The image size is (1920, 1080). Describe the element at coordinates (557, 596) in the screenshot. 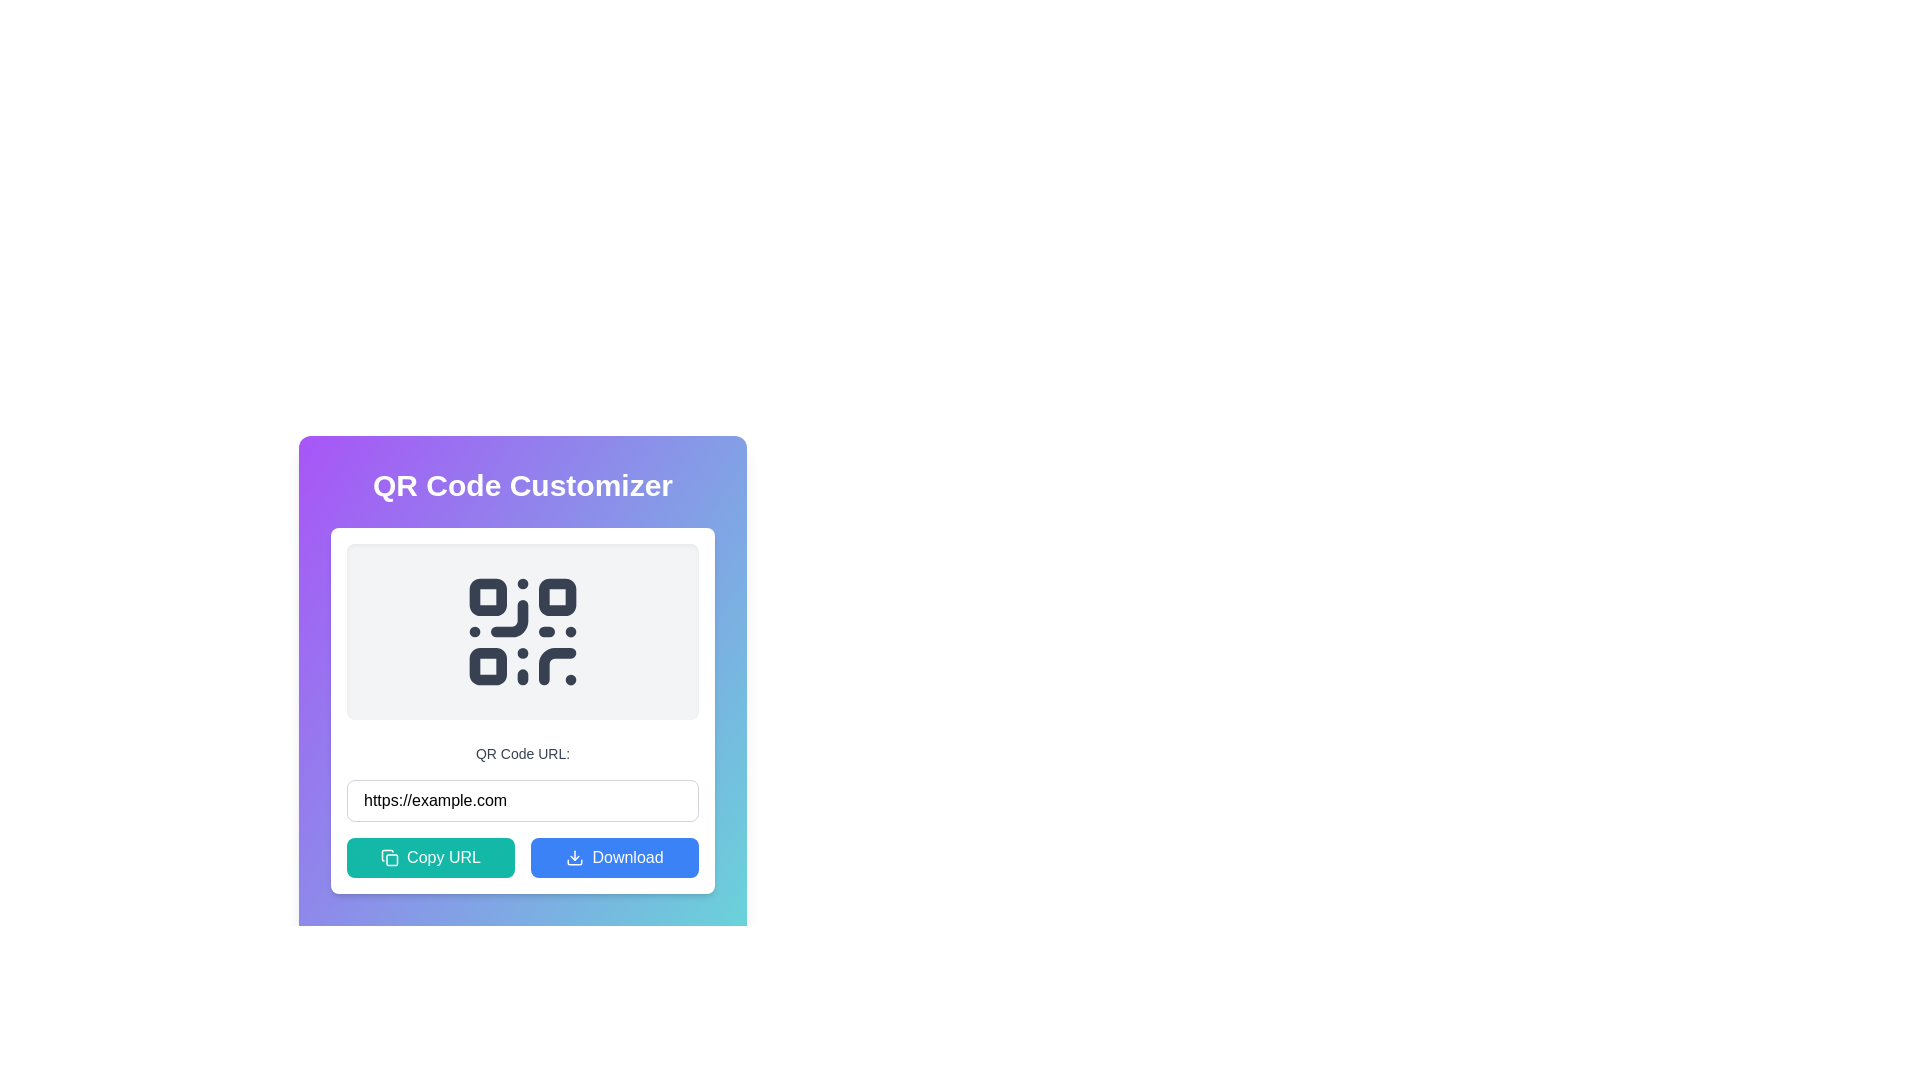

I see `the second square in the QR code grid, which is positioned in the top row and to the right of the leftmost square, within the QR code generator interface` at that location.